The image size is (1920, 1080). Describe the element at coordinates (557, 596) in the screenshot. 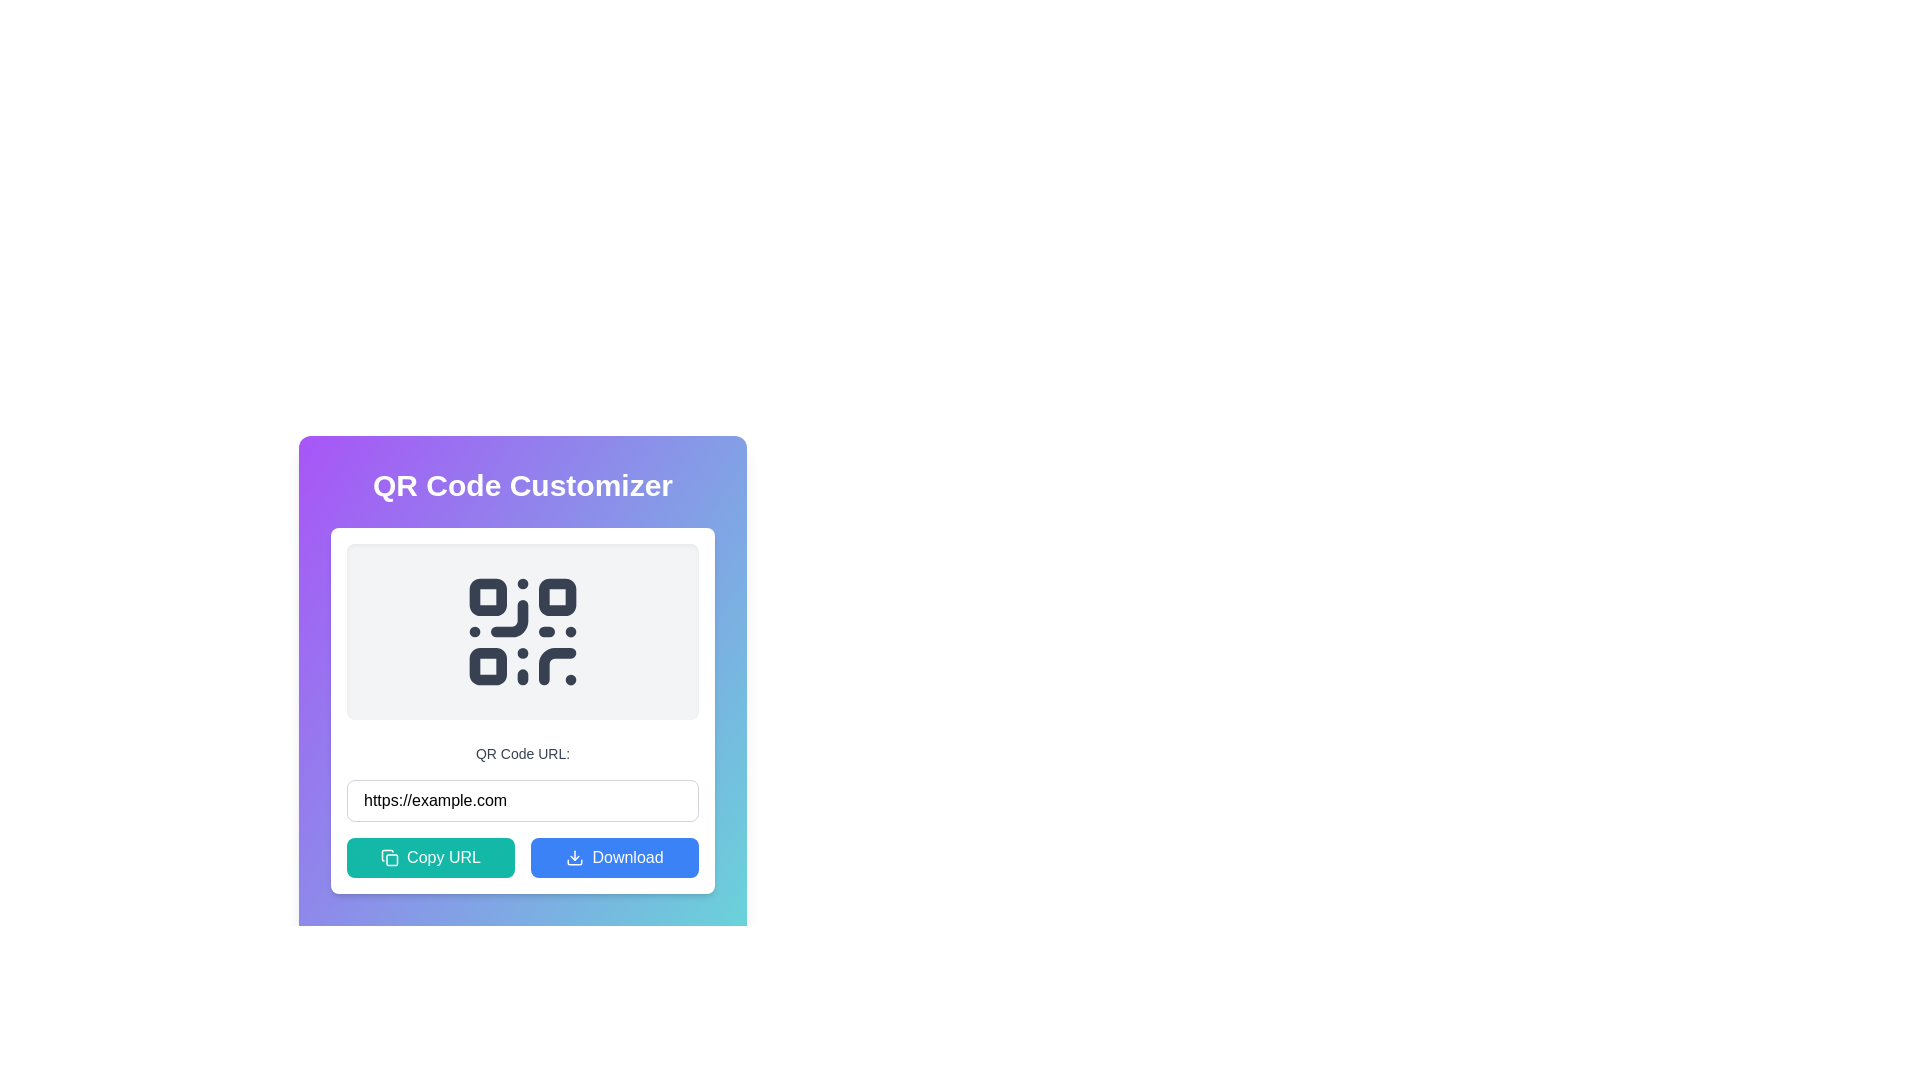

I see `the second square in the QR code grid, which is positioned in the top row and to the right of the leftmost square, within the QR code generator interface` at that location.